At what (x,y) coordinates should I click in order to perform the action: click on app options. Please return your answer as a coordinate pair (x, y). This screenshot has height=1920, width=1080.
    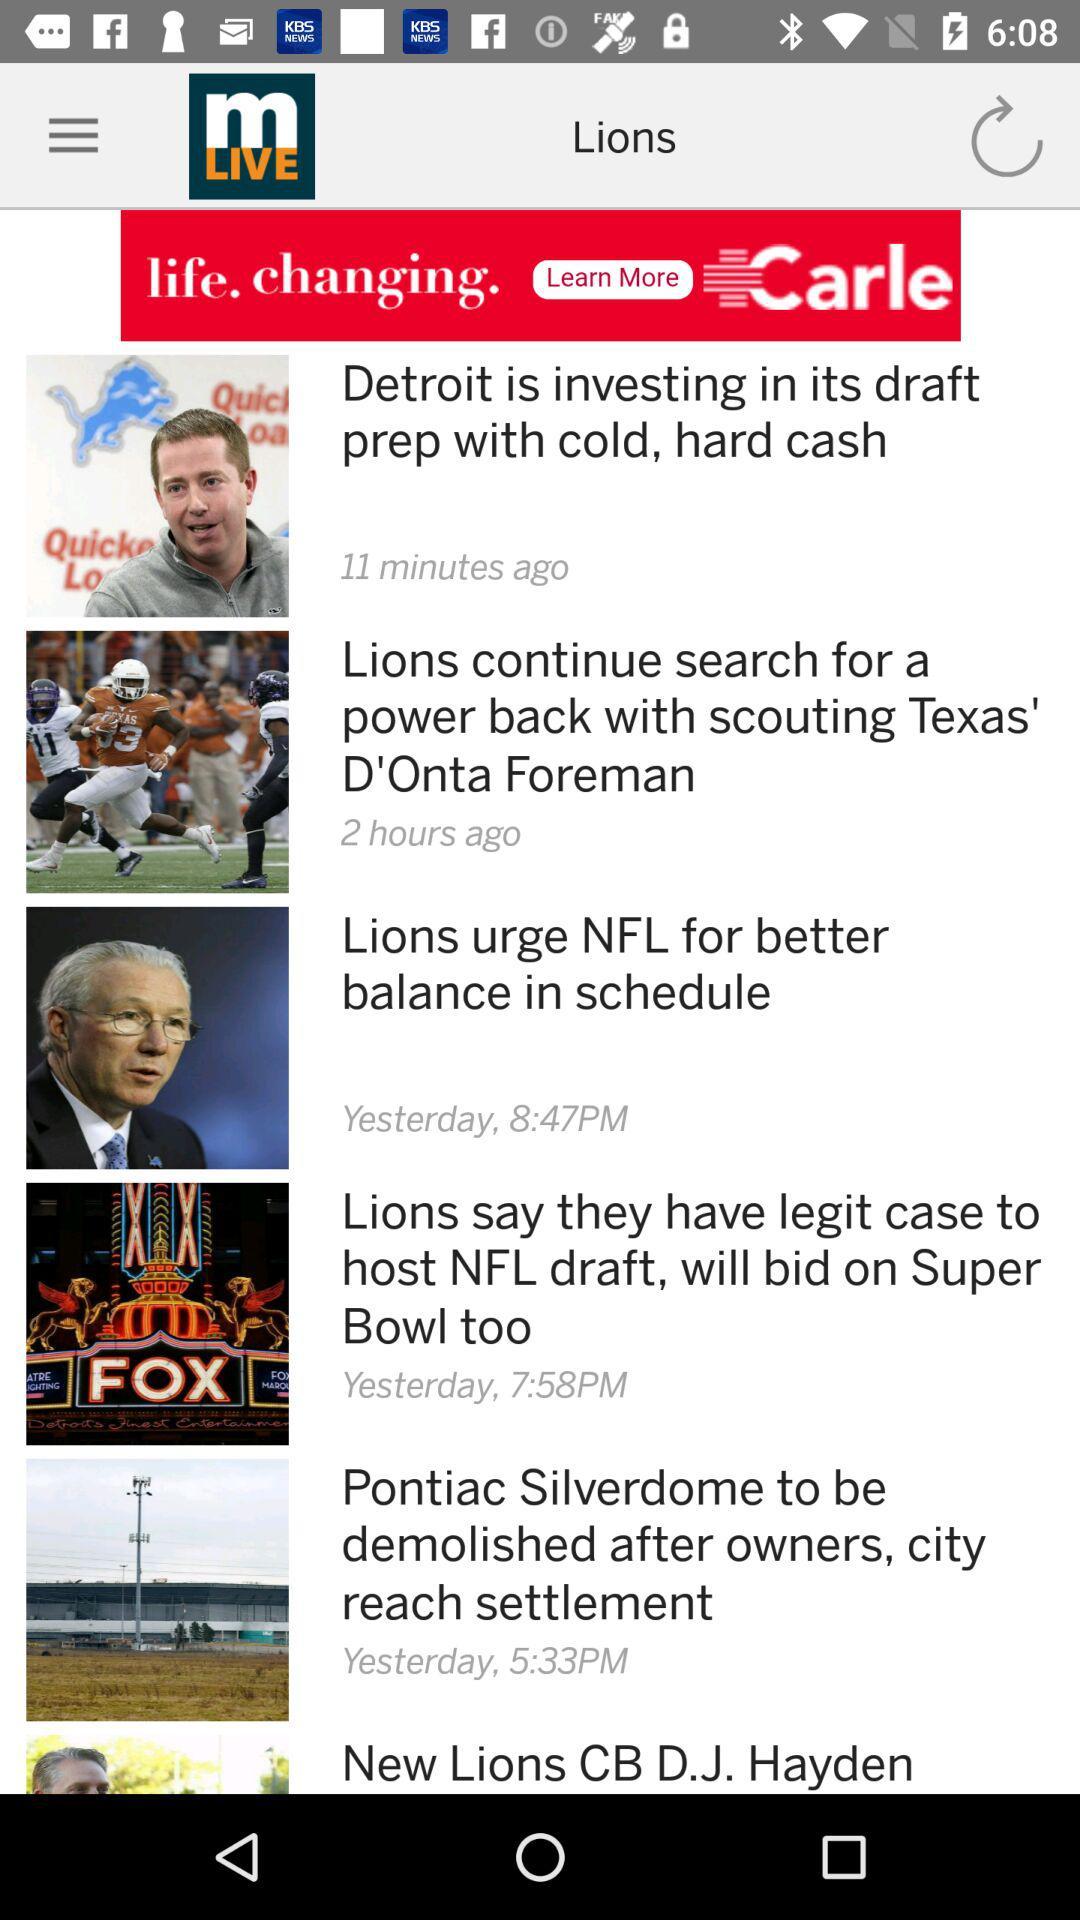
    Looking at the image, I should click on (72, 135).